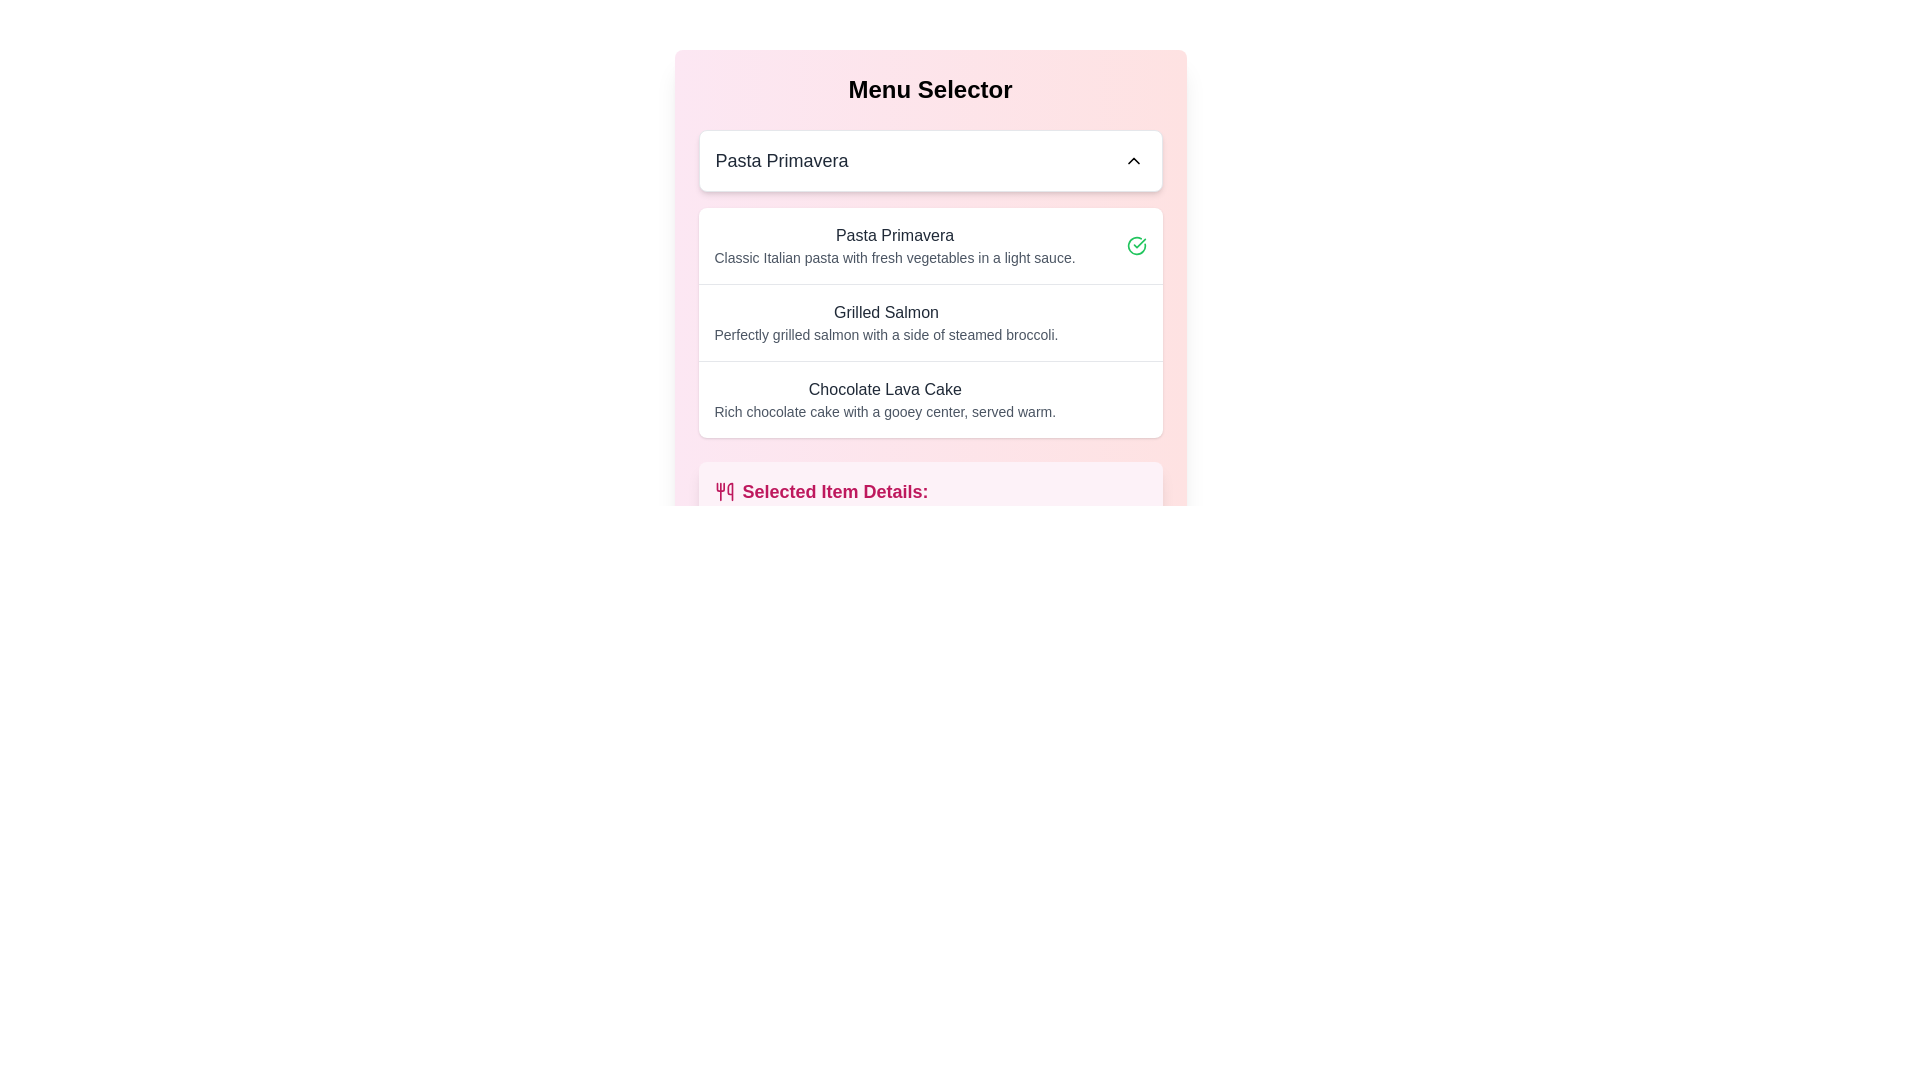  I want to click on the list item titled 'Chocolate Lava Cake' which is the third entry in the 'Menu Selector' section, so click(929, 399).